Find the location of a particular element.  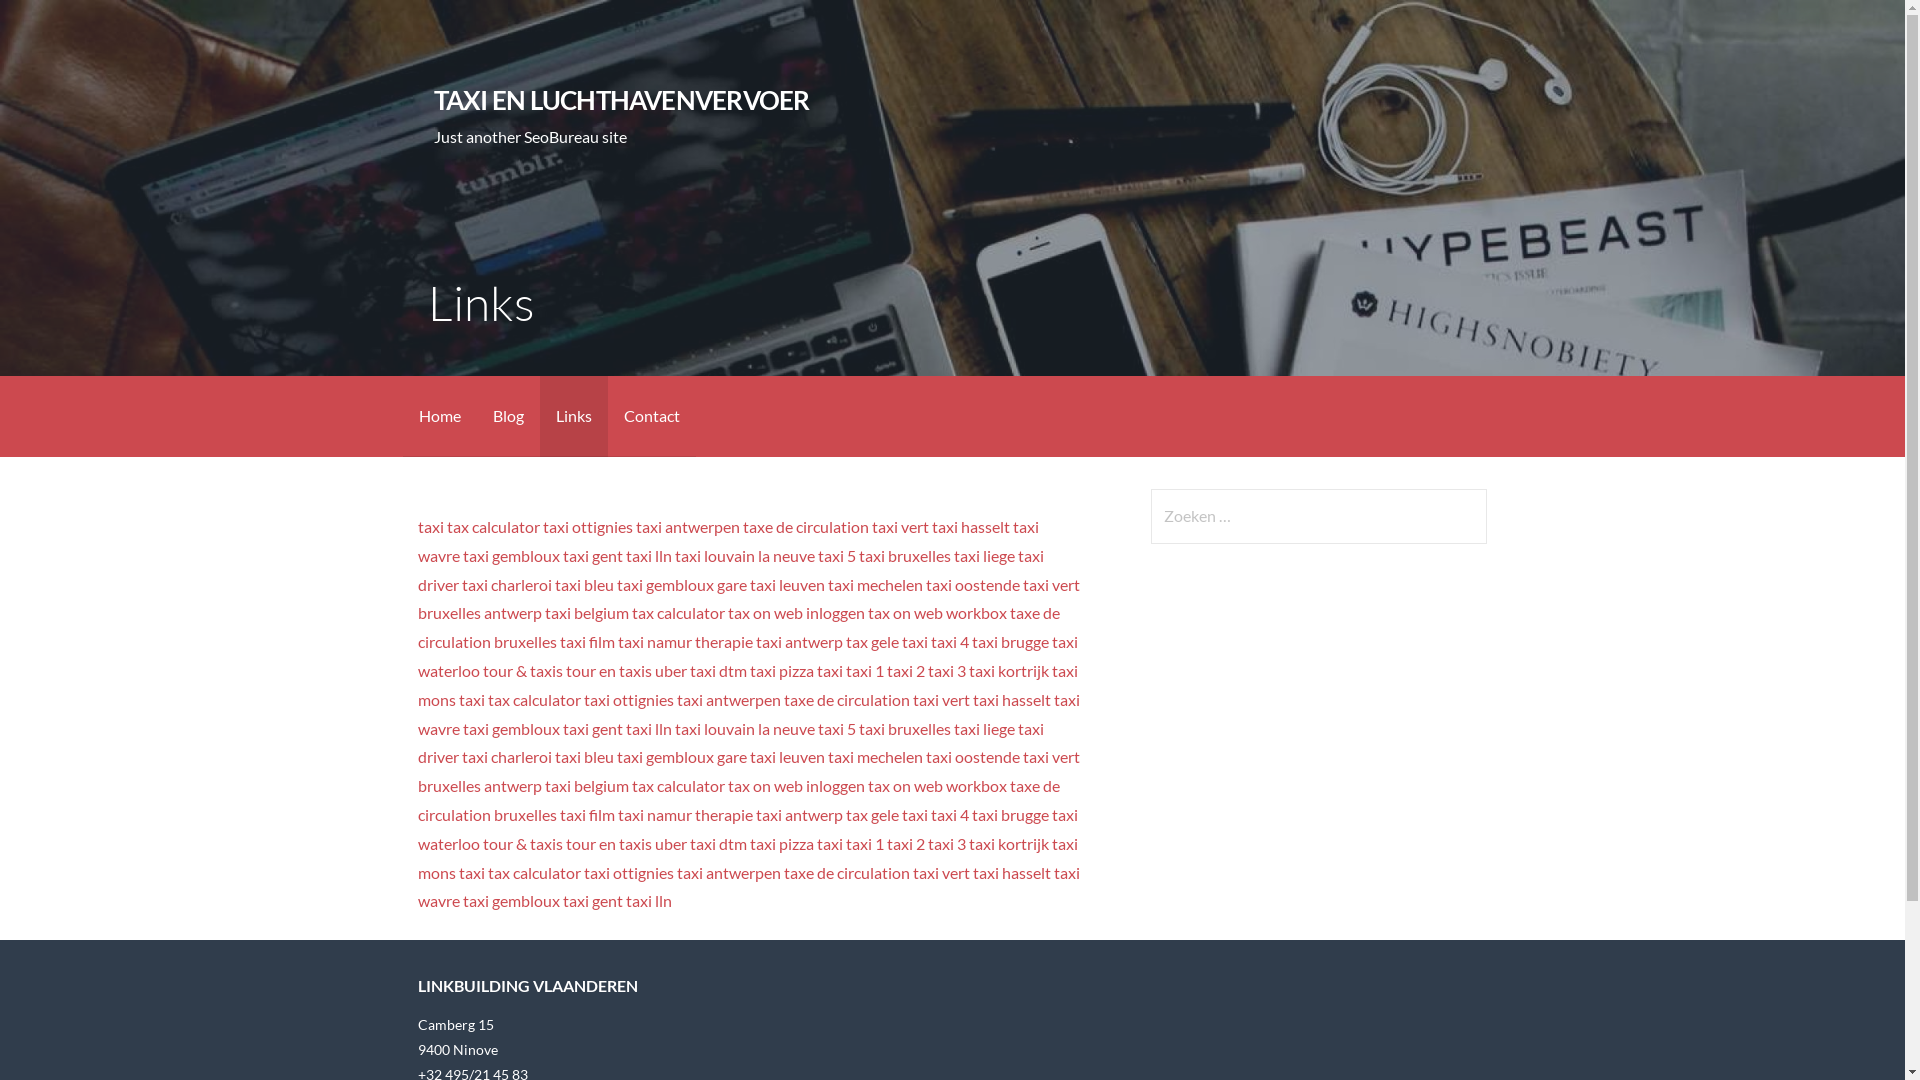

'Contact' is located at coordinates (652, 415).